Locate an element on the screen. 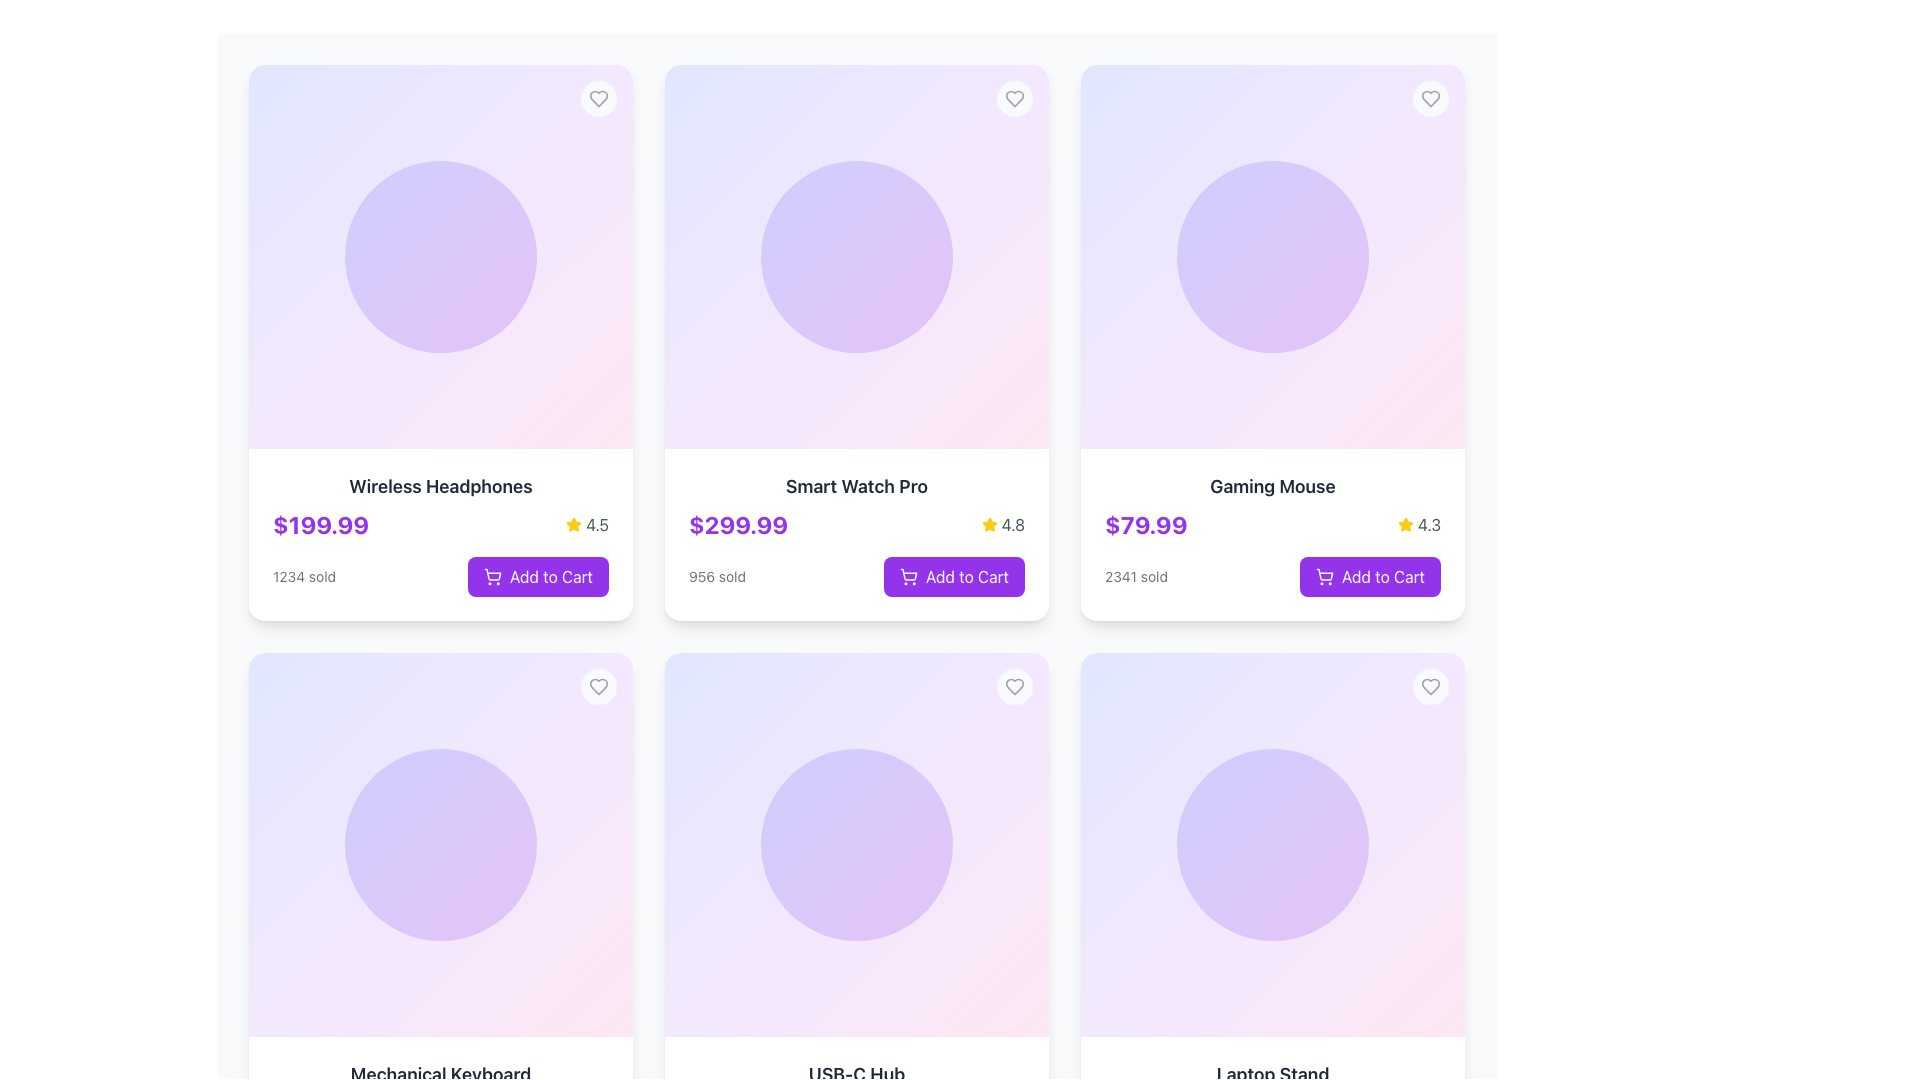  the star icon indicating the rating for the 'Gaming Mouse' product, located in the top-right section of the product card, next to the rating value '4.3' is located at coordinates (1404, 523).